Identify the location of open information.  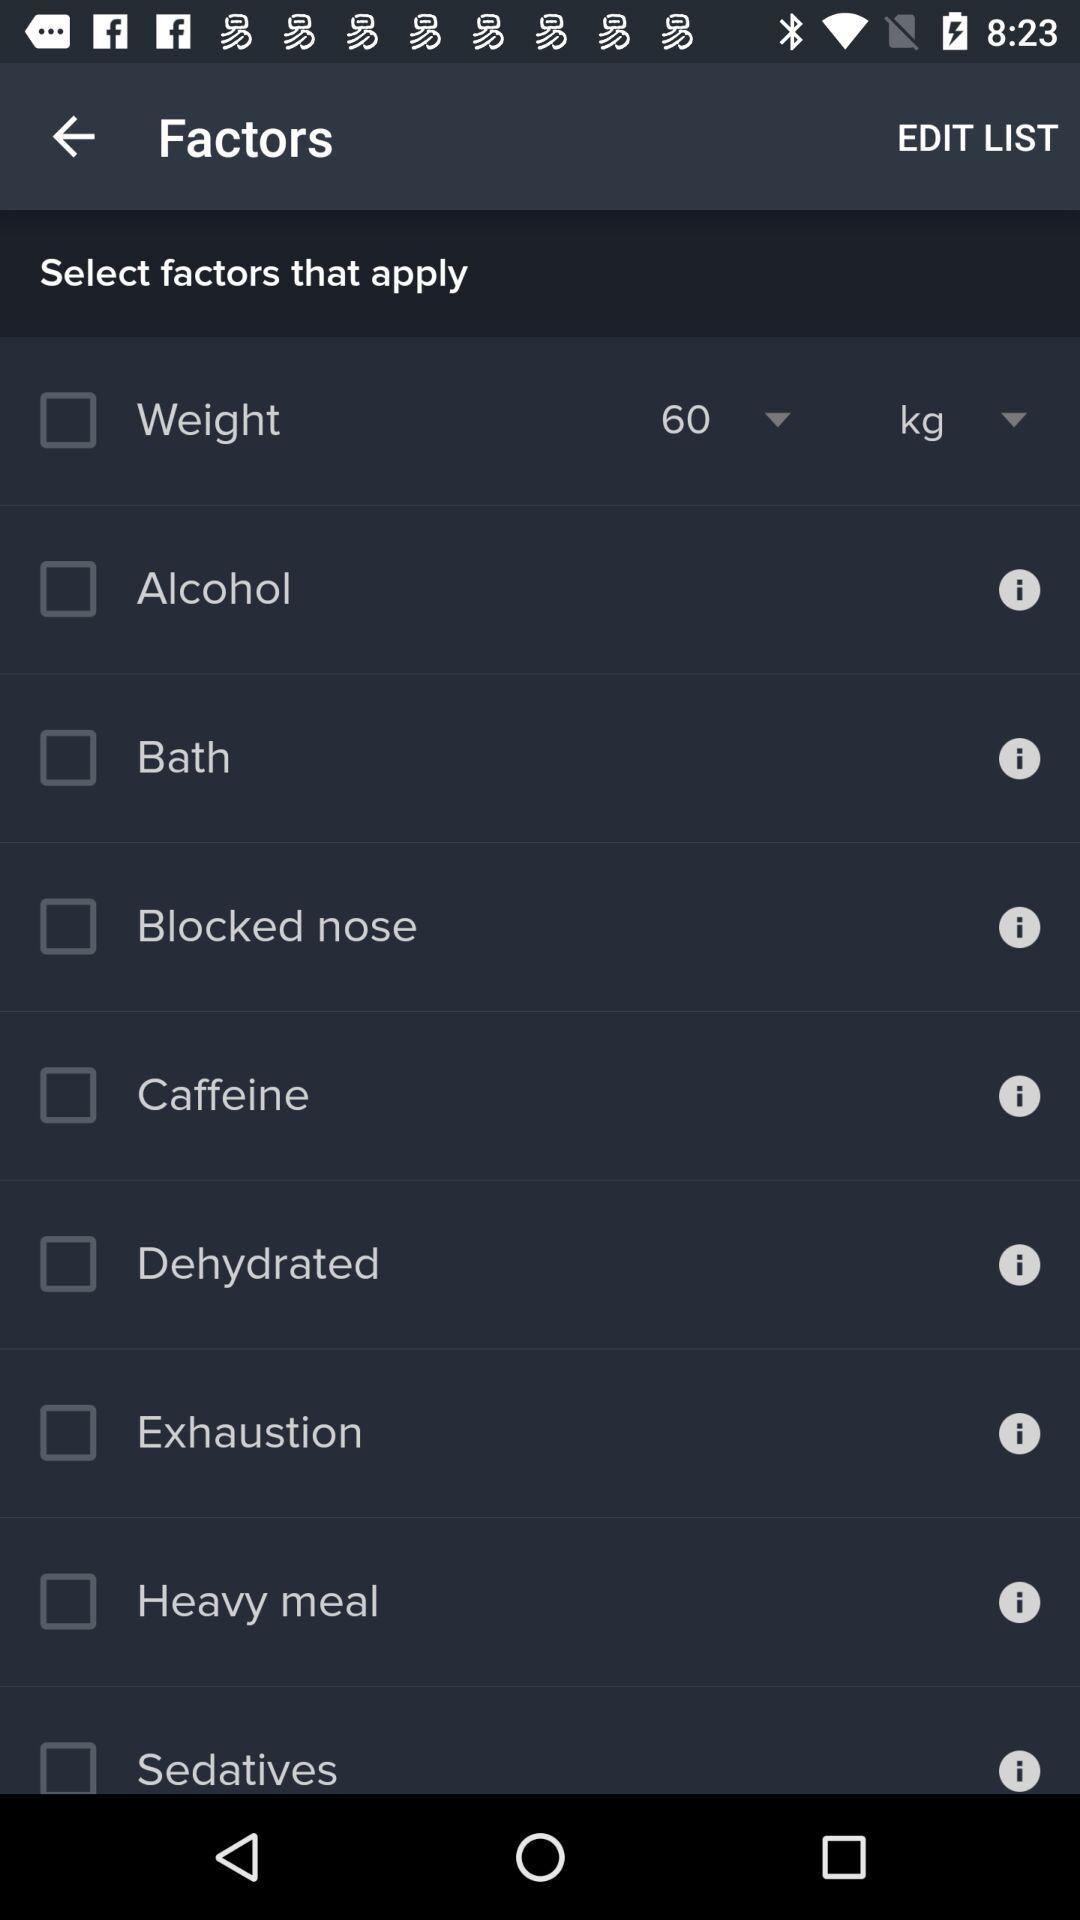
(1019, 1094).